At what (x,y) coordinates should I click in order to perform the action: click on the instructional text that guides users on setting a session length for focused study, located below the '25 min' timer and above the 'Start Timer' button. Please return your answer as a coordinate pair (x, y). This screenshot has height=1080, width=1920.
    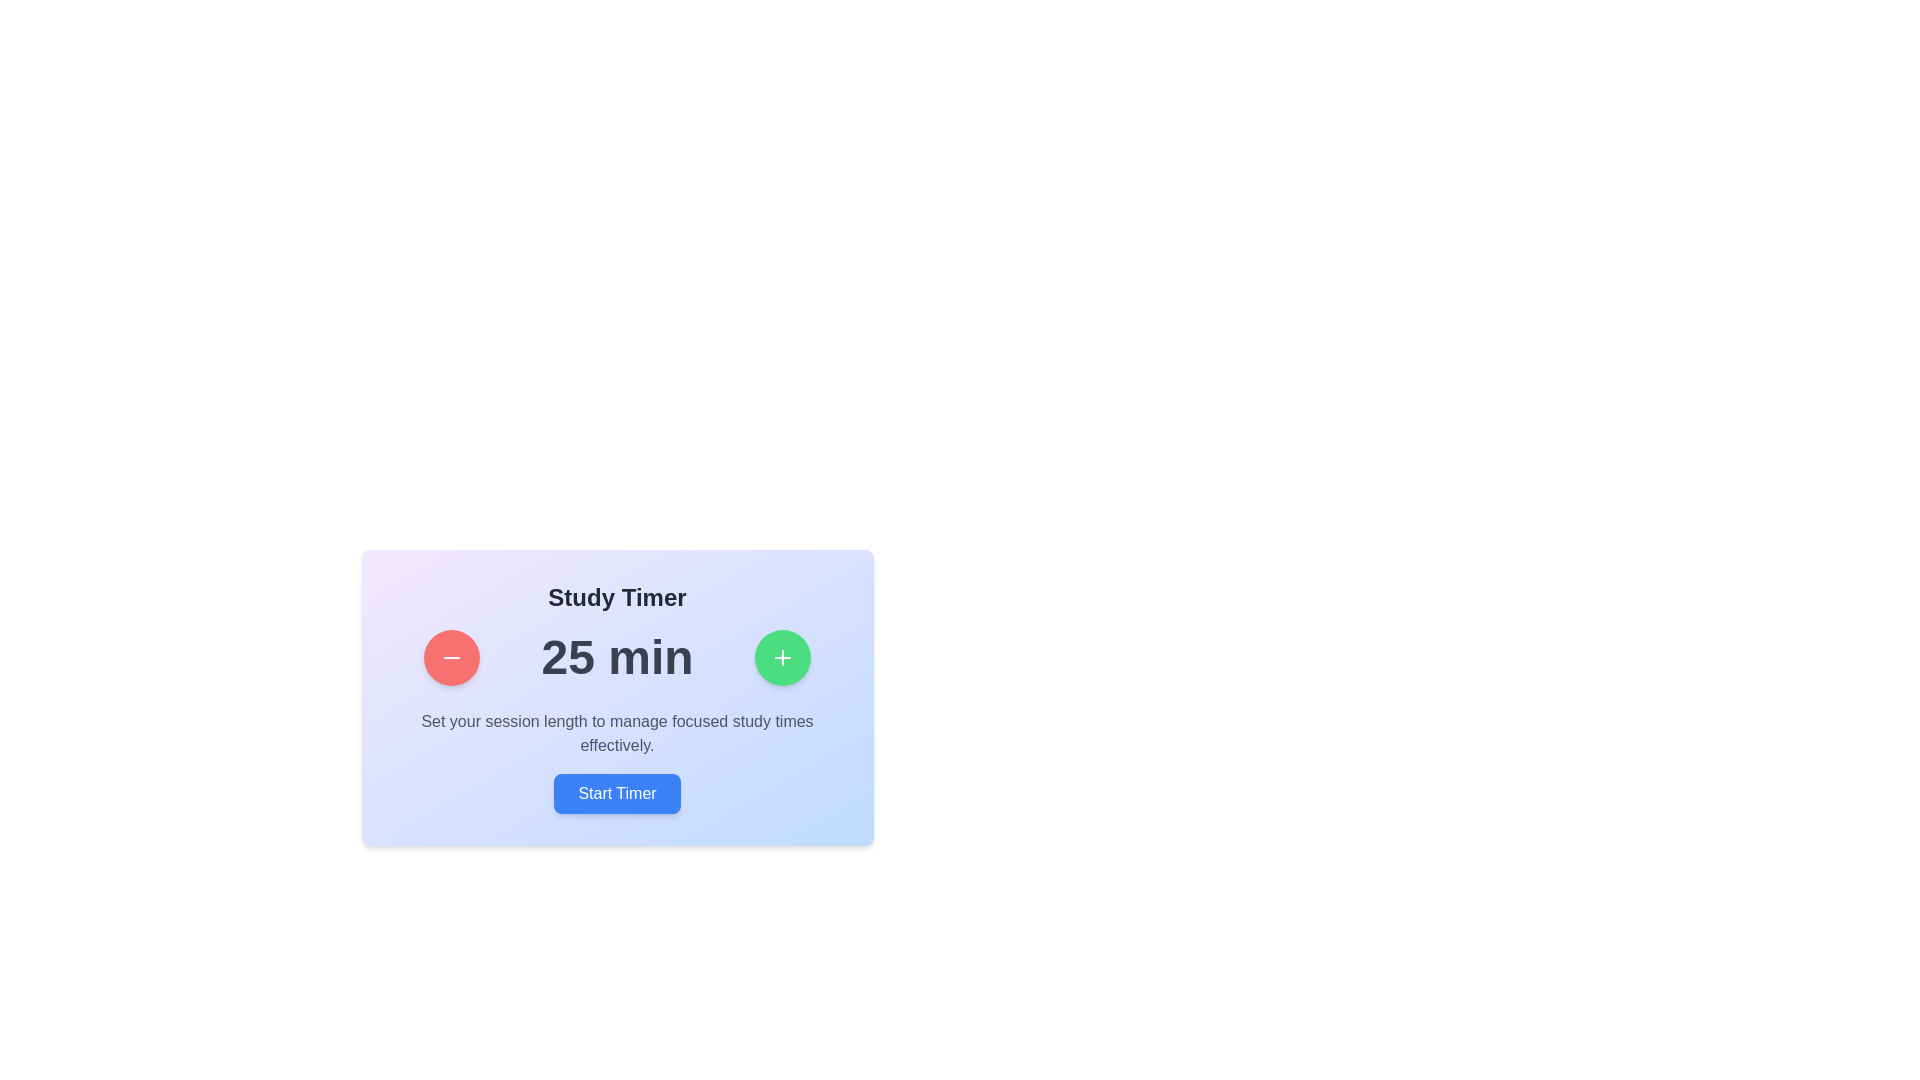
    Looking at the image, I should click on (616, 733).